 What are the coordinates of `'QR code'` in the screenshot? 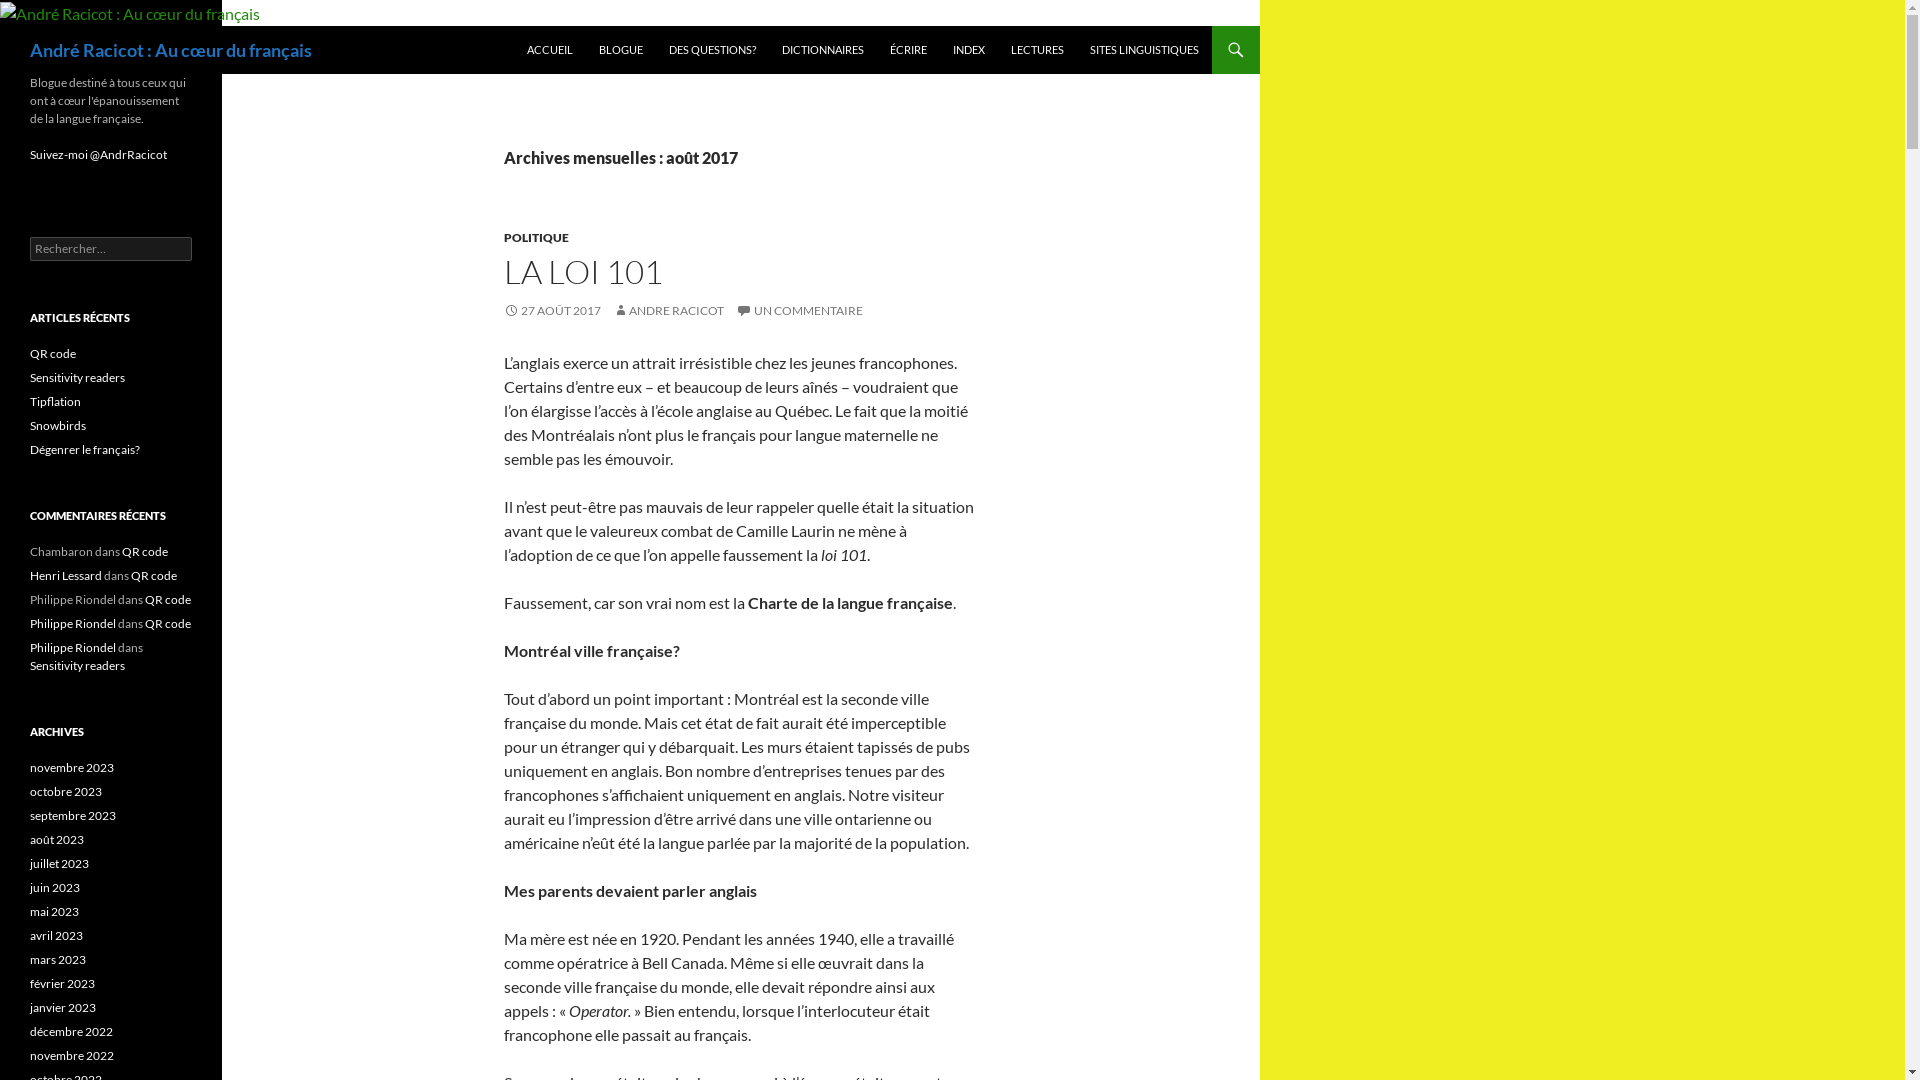 It's located at (52, 352).